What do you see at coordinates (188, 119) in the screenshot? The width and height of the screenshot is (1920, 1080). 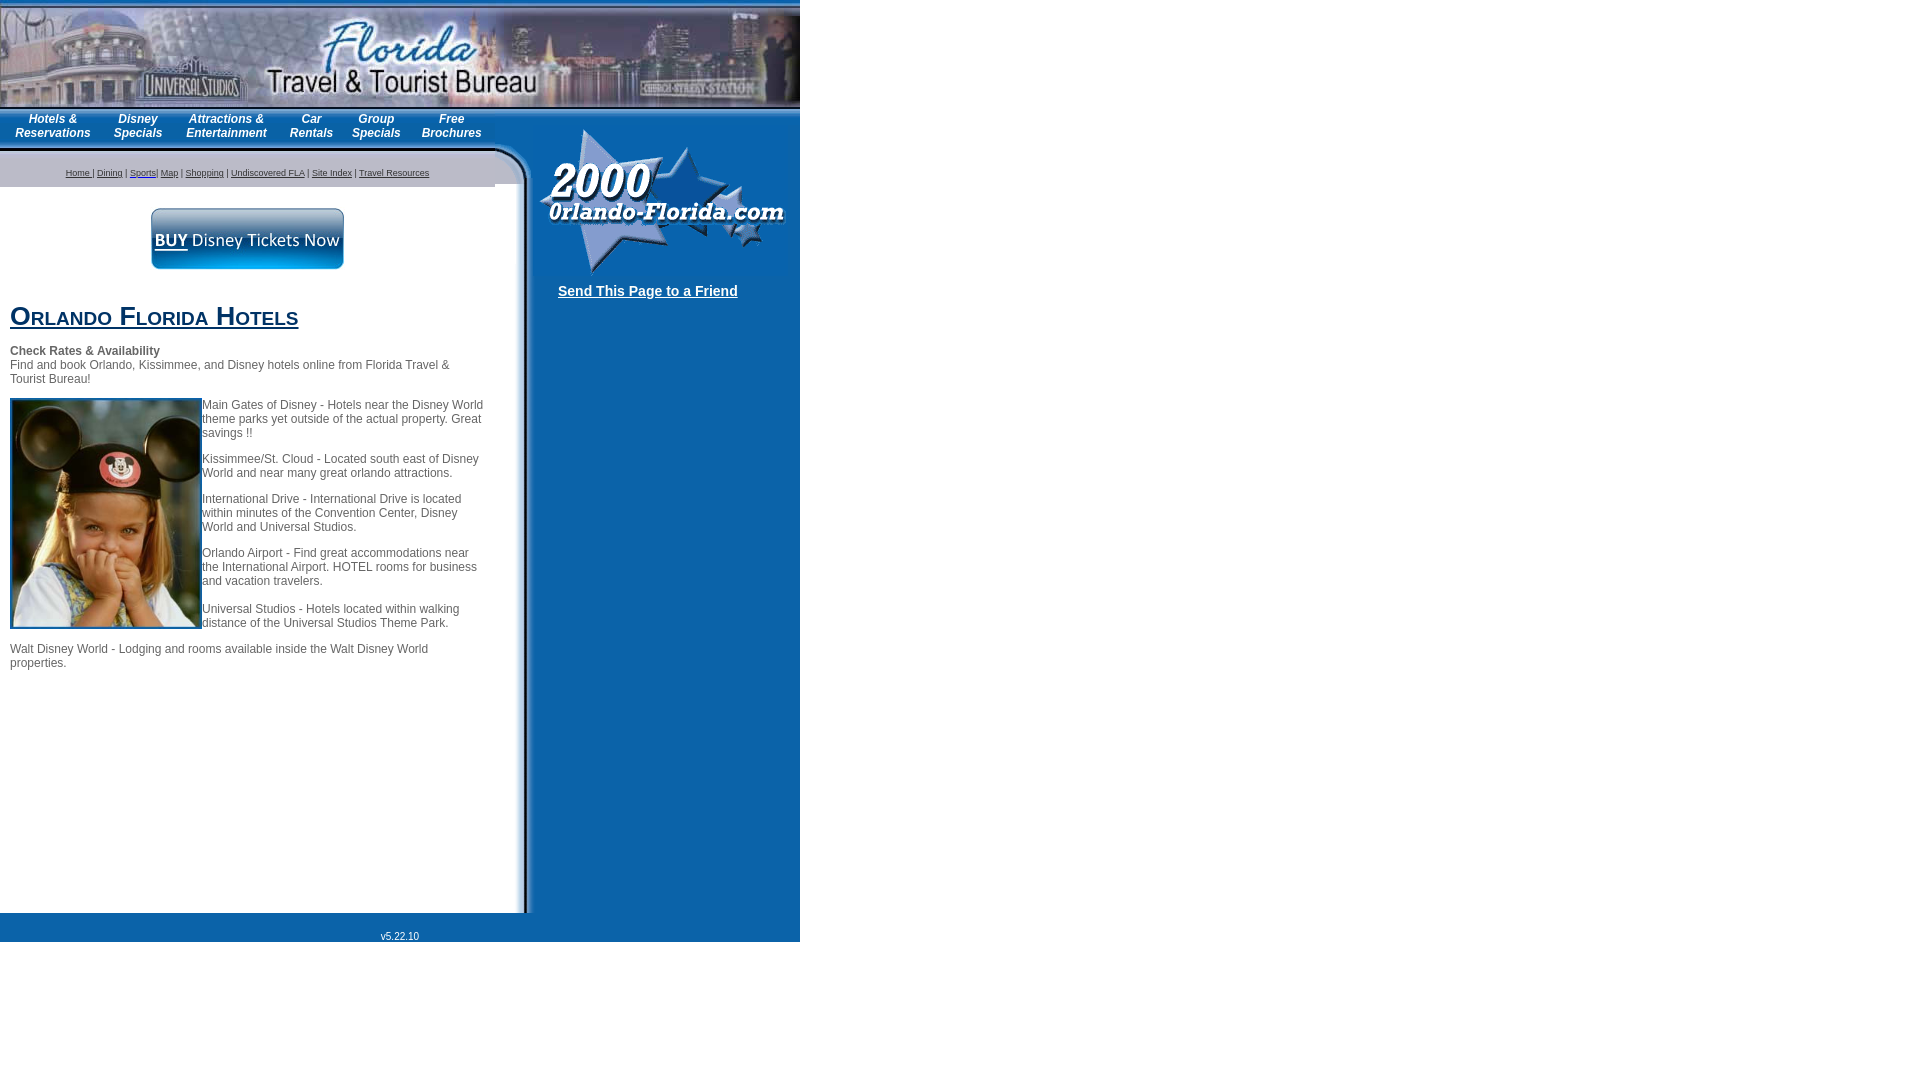 I see `'Attractions'` at bounding box center [188, 119].